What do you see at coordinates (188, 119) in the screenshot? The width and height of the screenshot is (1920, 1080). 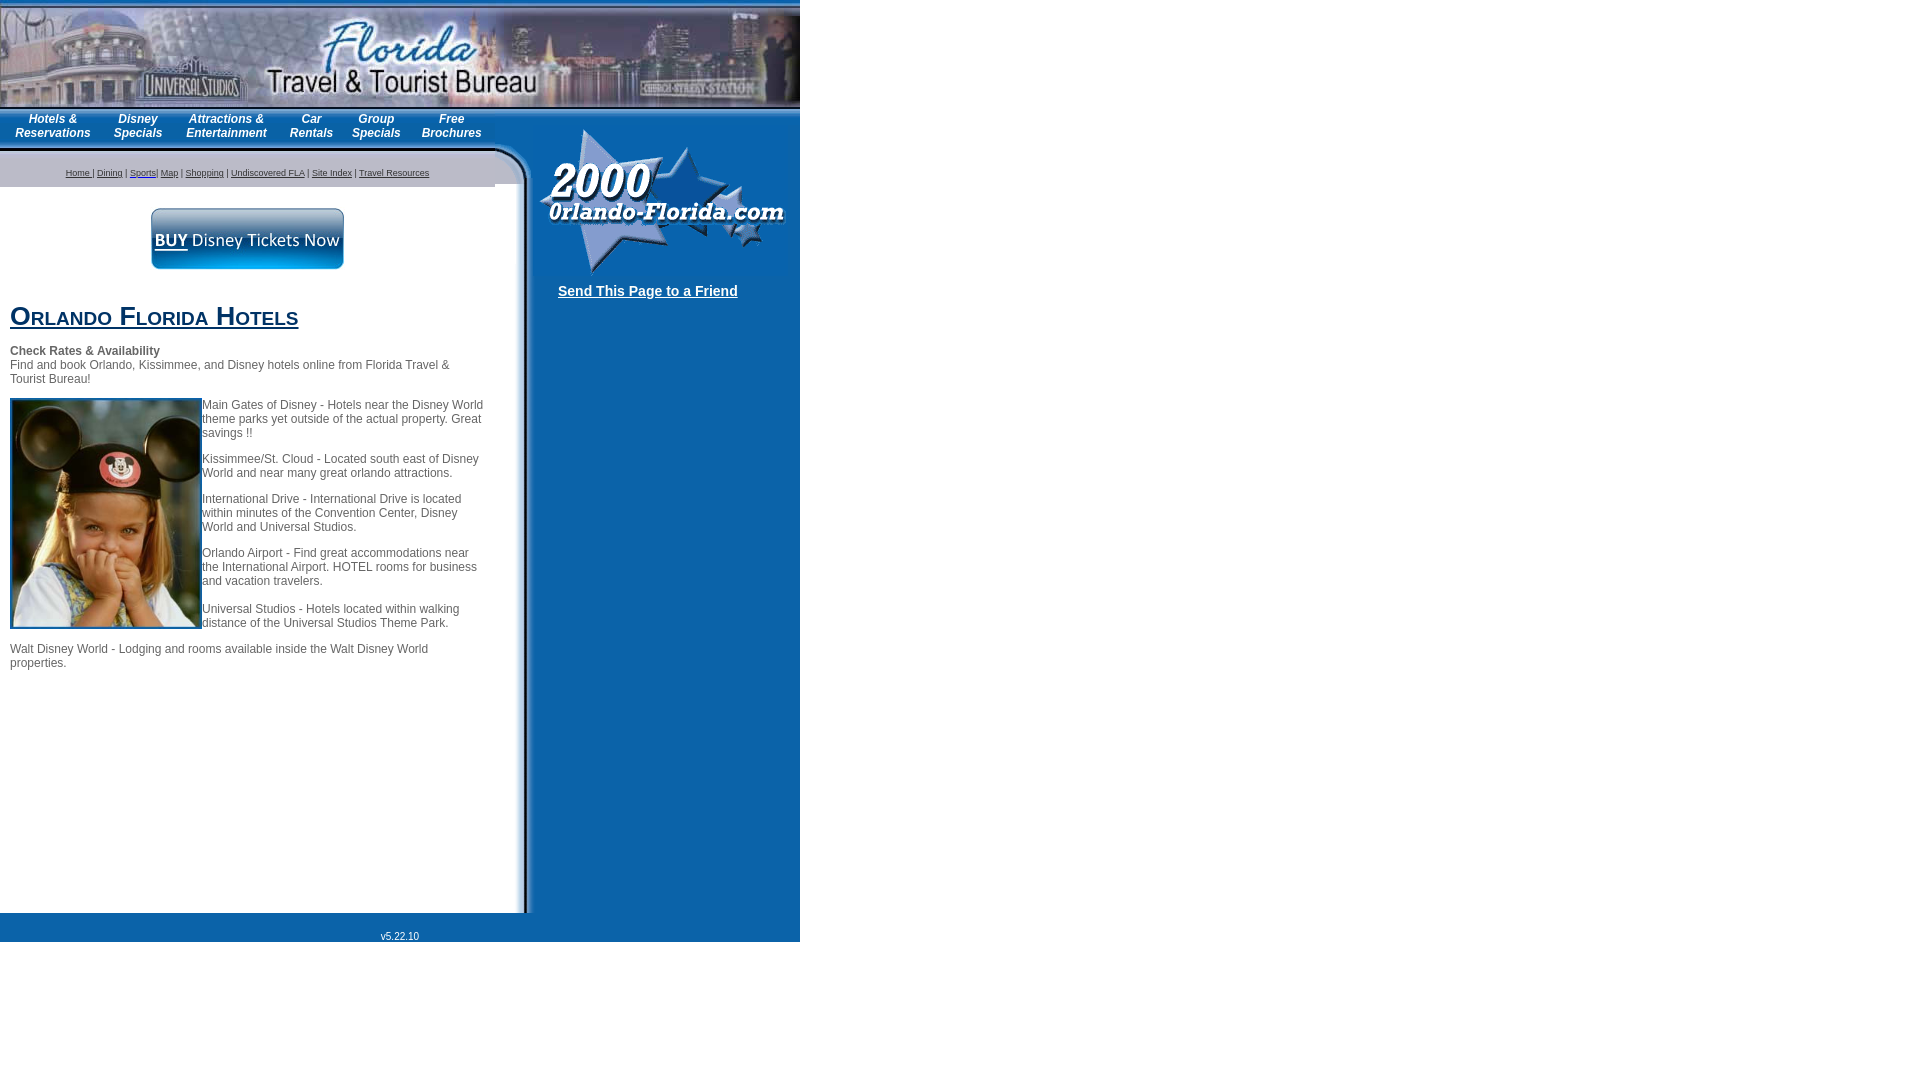 I see `'Attractions'` at bounding box center [188, 119].